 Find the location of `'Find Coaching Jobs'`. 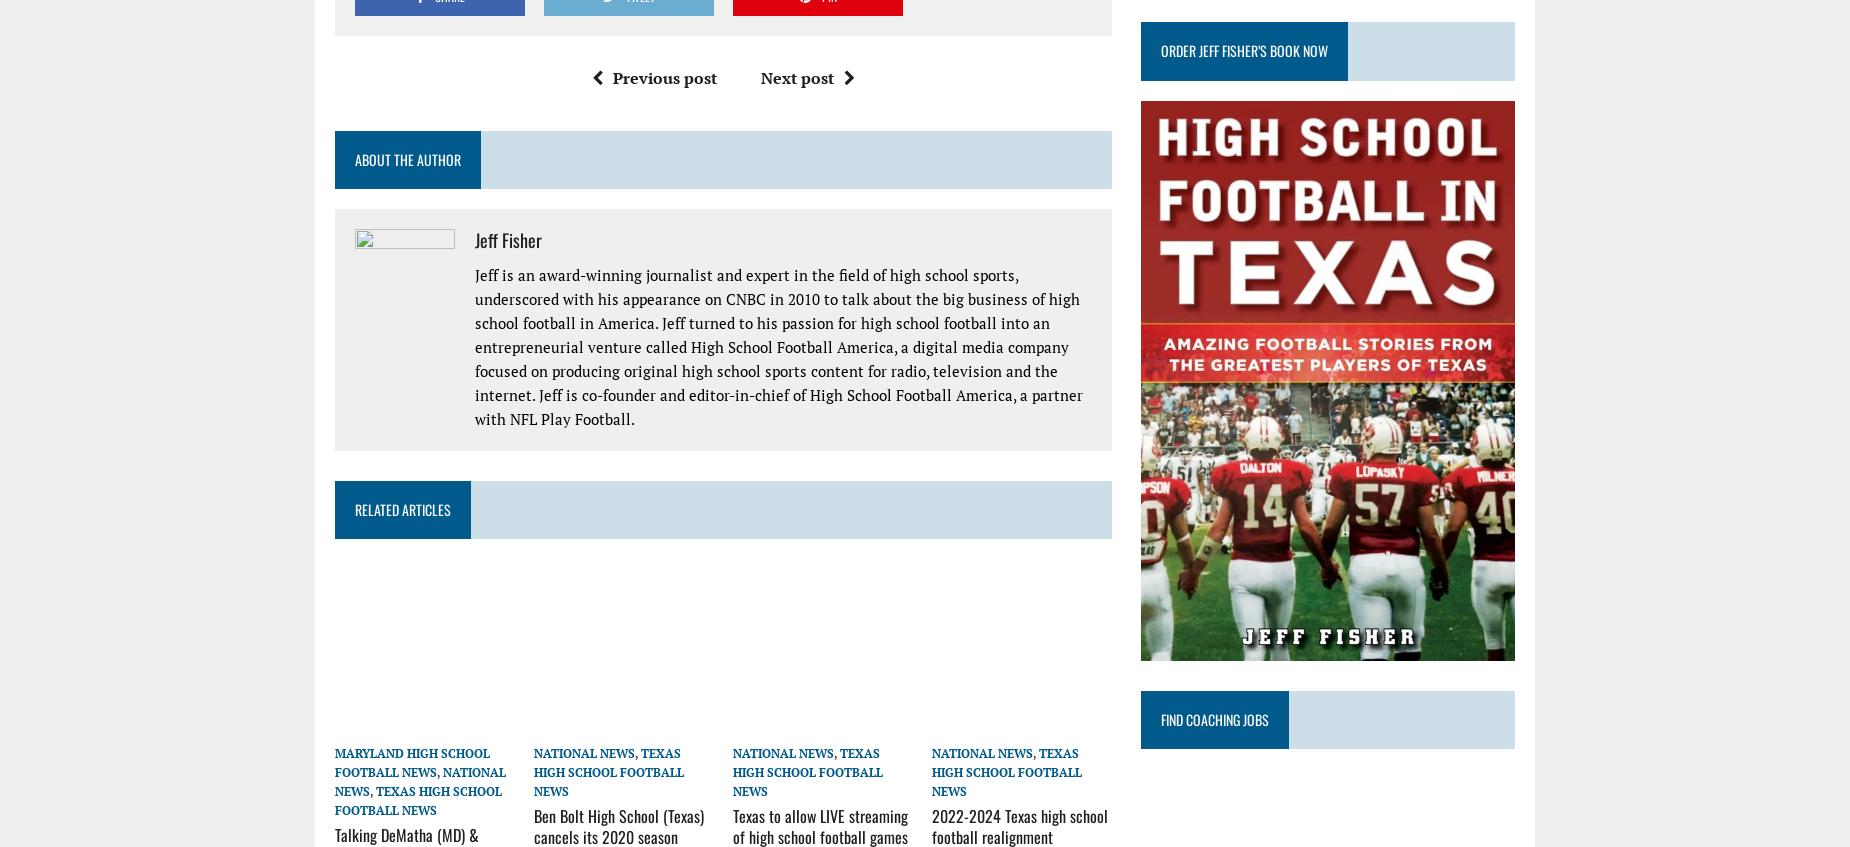

'Find Coaching Jobs' is located at coordinates (1214, 718).